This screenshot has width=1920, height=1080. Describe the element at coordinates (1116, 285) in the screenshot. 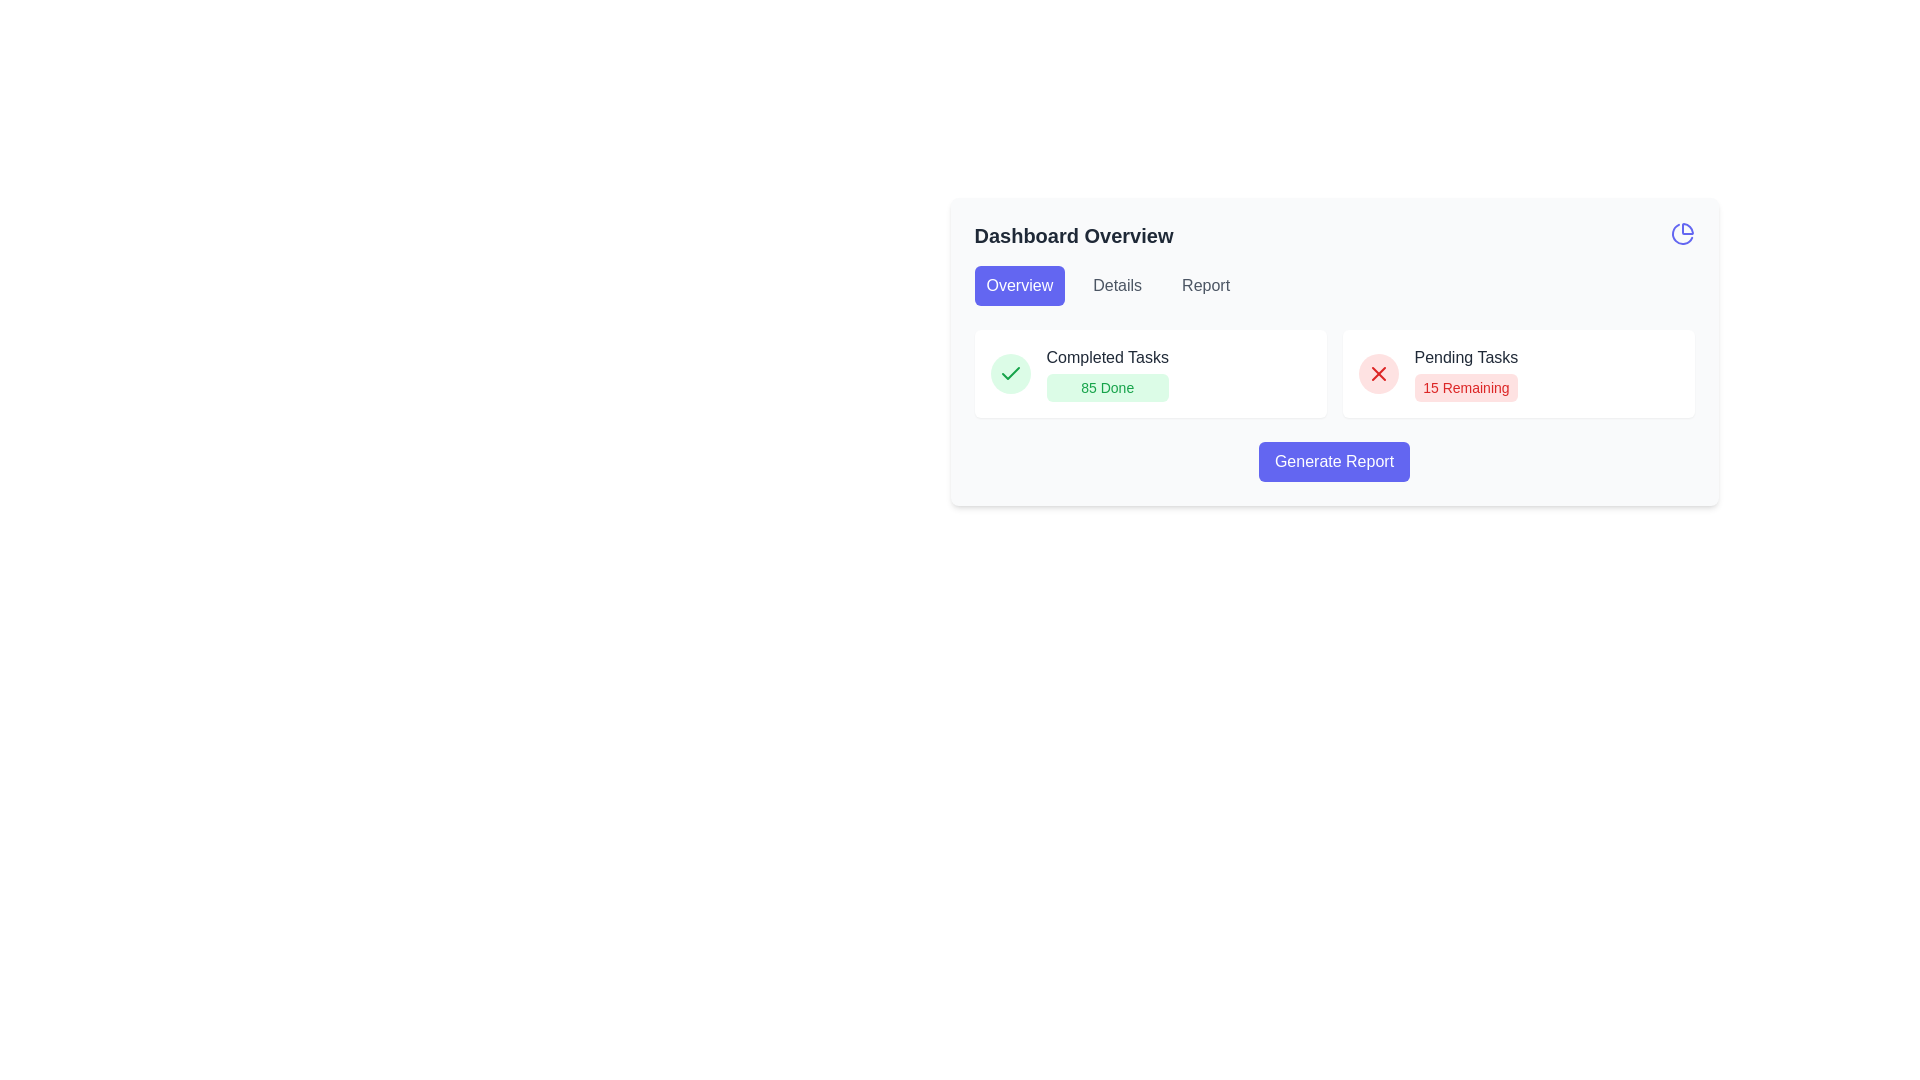

I see `the 'Details' button, which is a rectangular button with a rounded border and medium gray text, located between the 'Overview' and 'Report' buttons` at that location.